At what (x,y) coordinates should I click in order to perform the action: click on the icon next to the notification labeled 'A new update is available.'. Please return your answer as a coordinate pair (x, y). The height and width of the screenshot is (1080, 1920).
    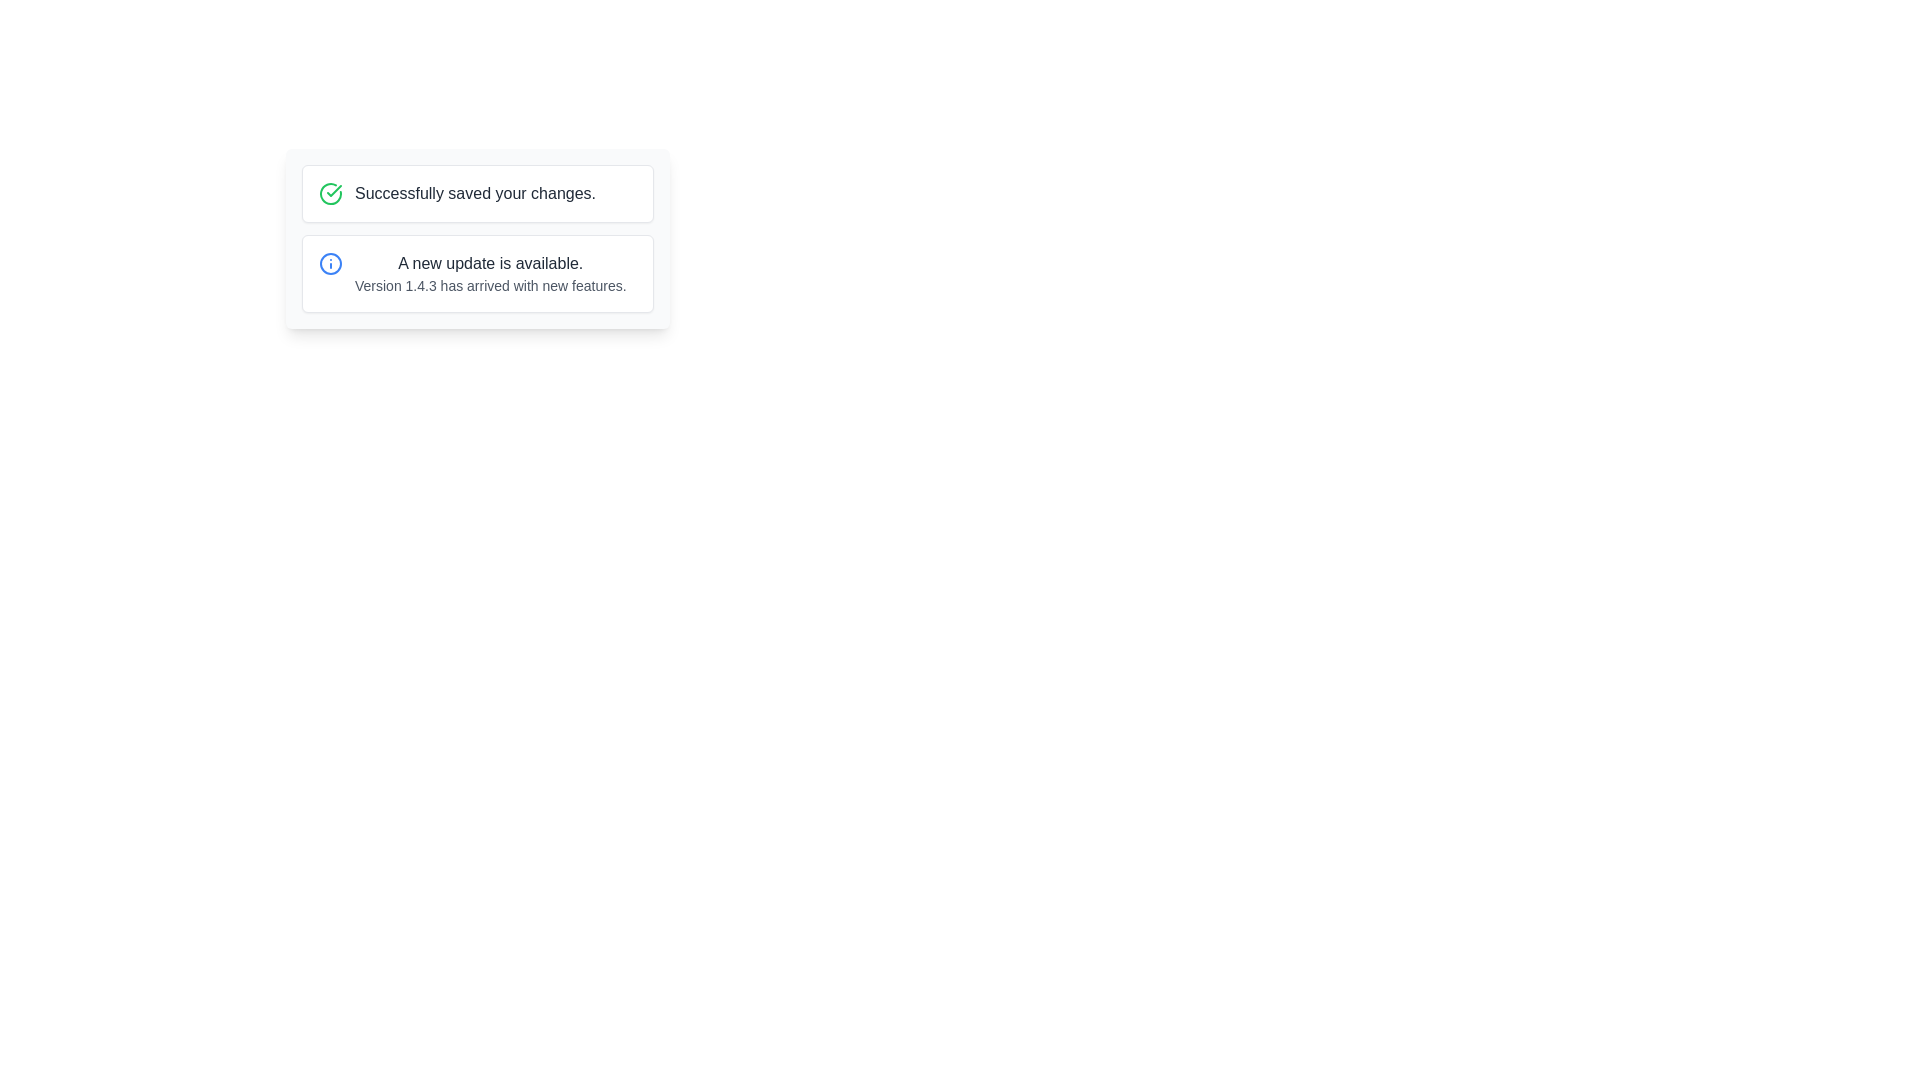
    Looking at the image, I should click on (331, 262).